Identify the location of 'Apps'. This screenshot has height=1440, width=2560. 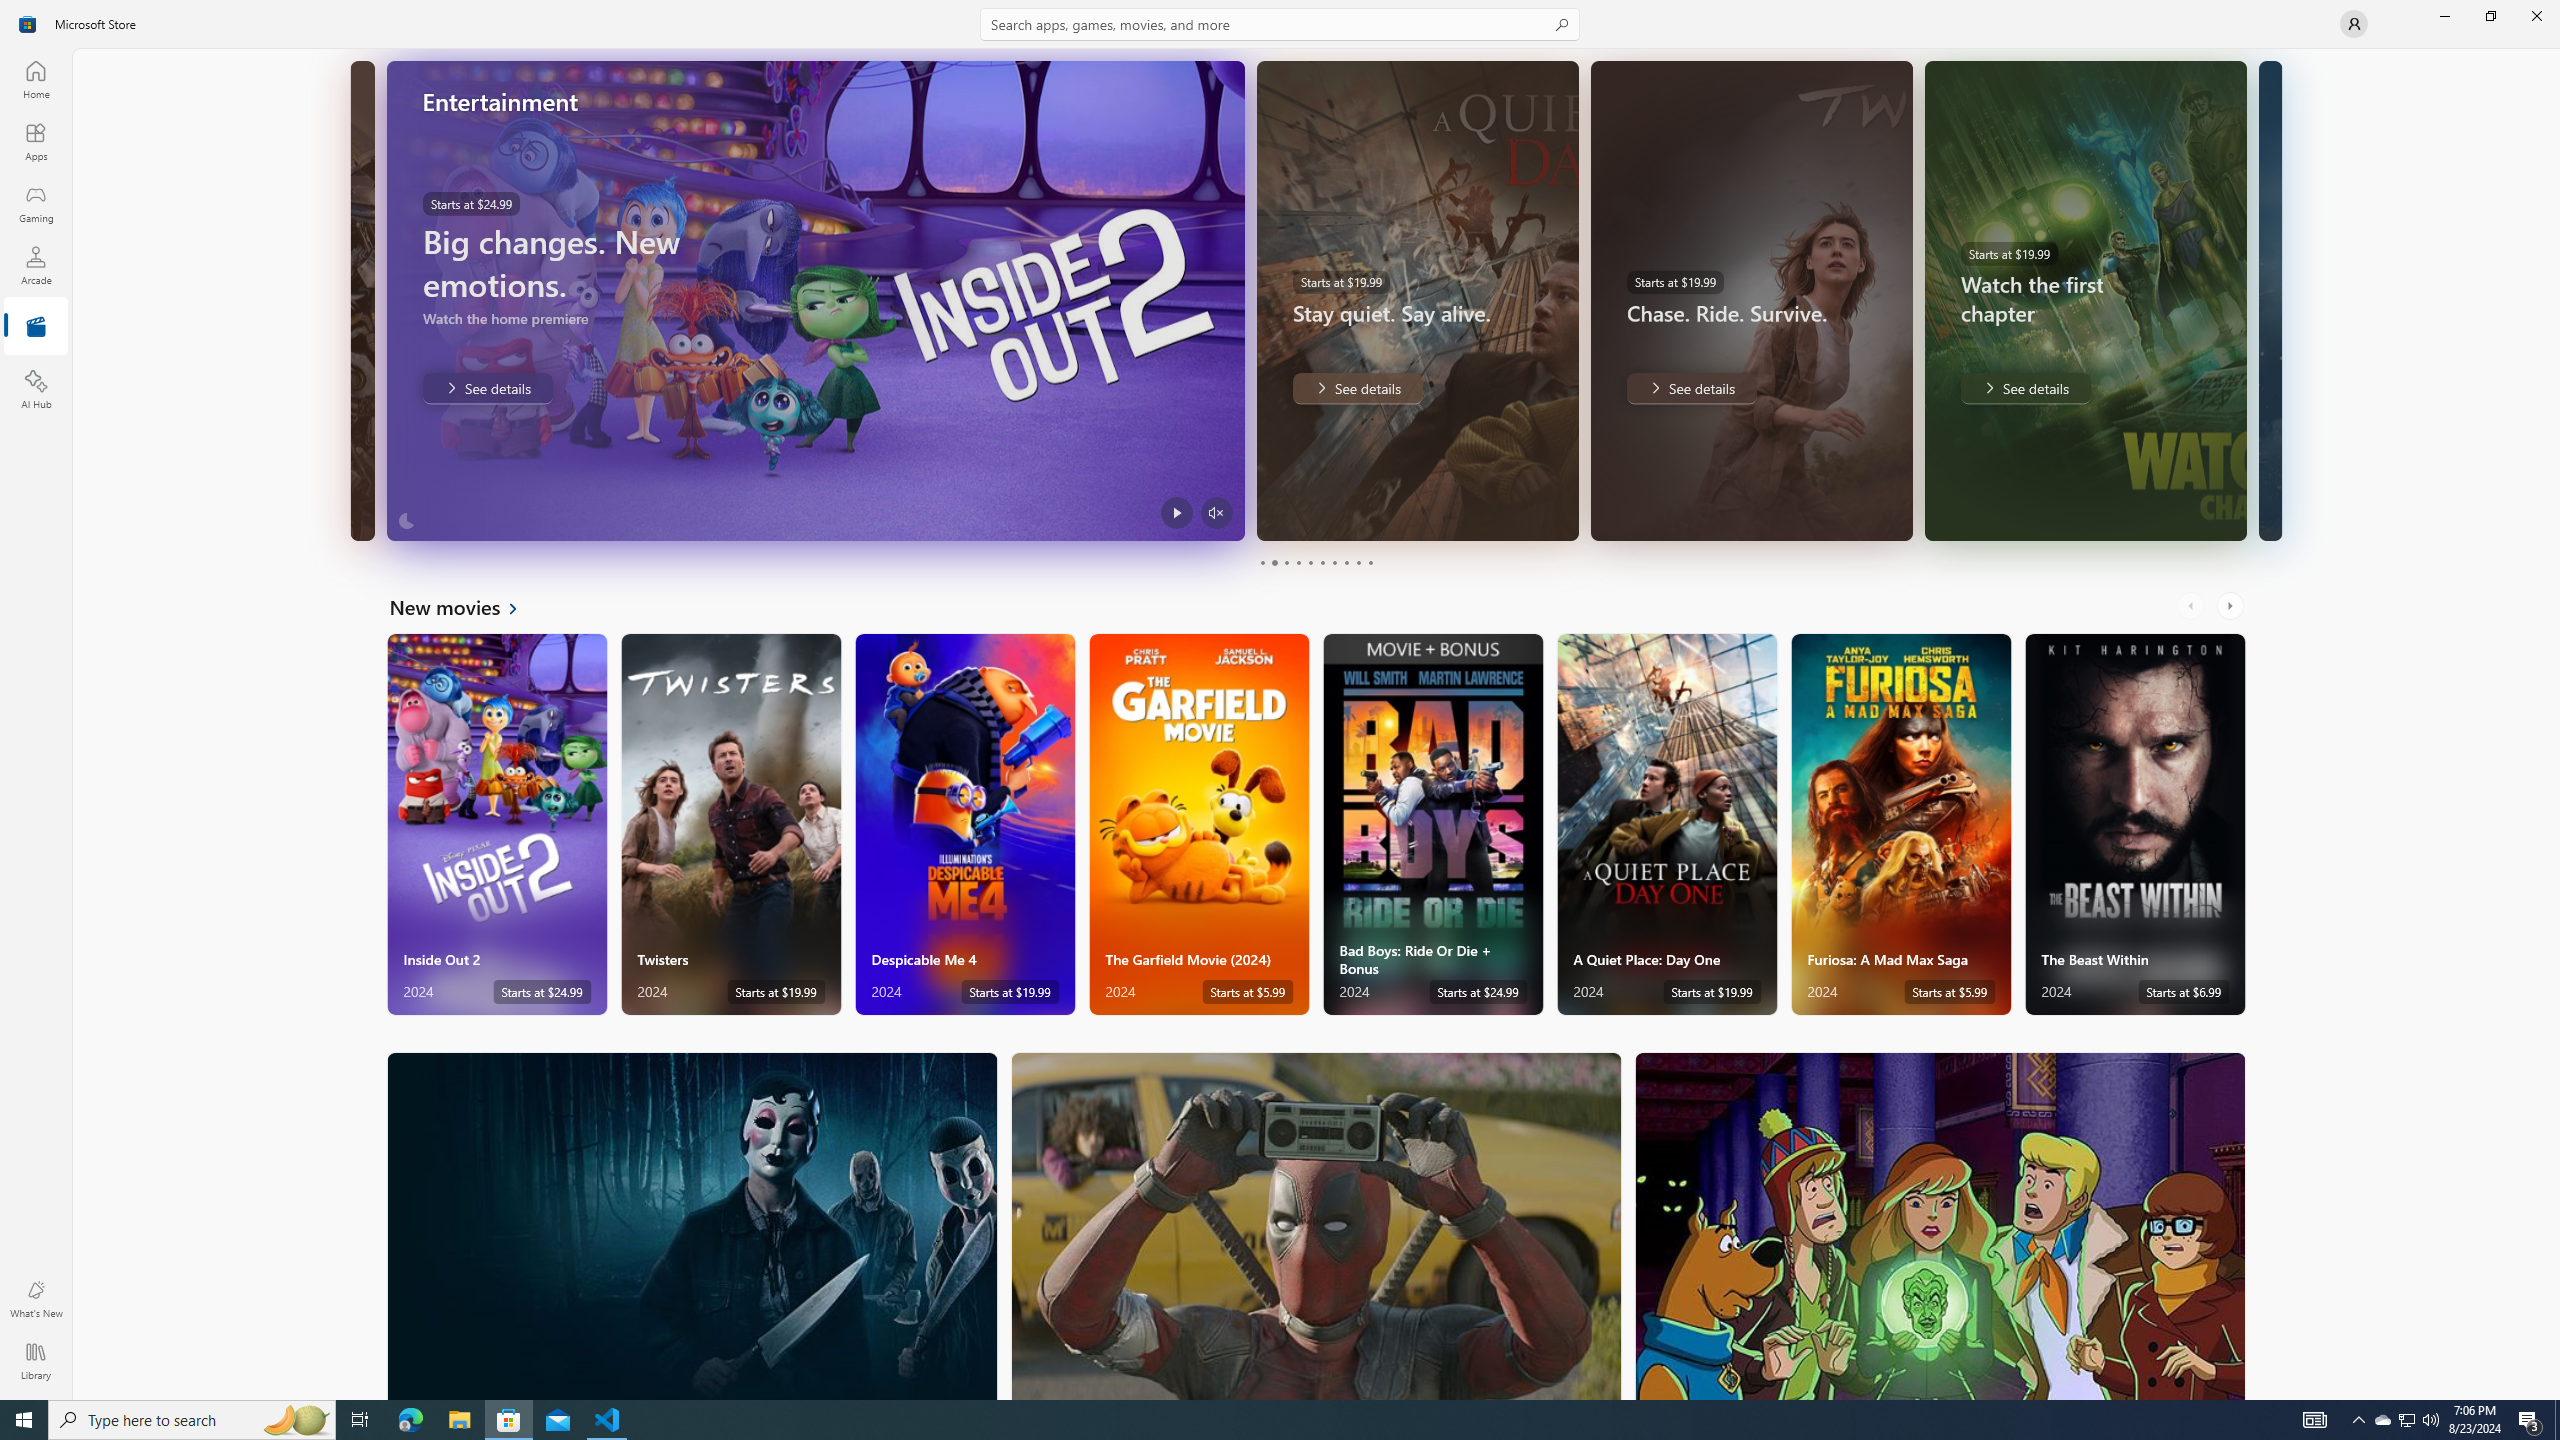
(34, 141).